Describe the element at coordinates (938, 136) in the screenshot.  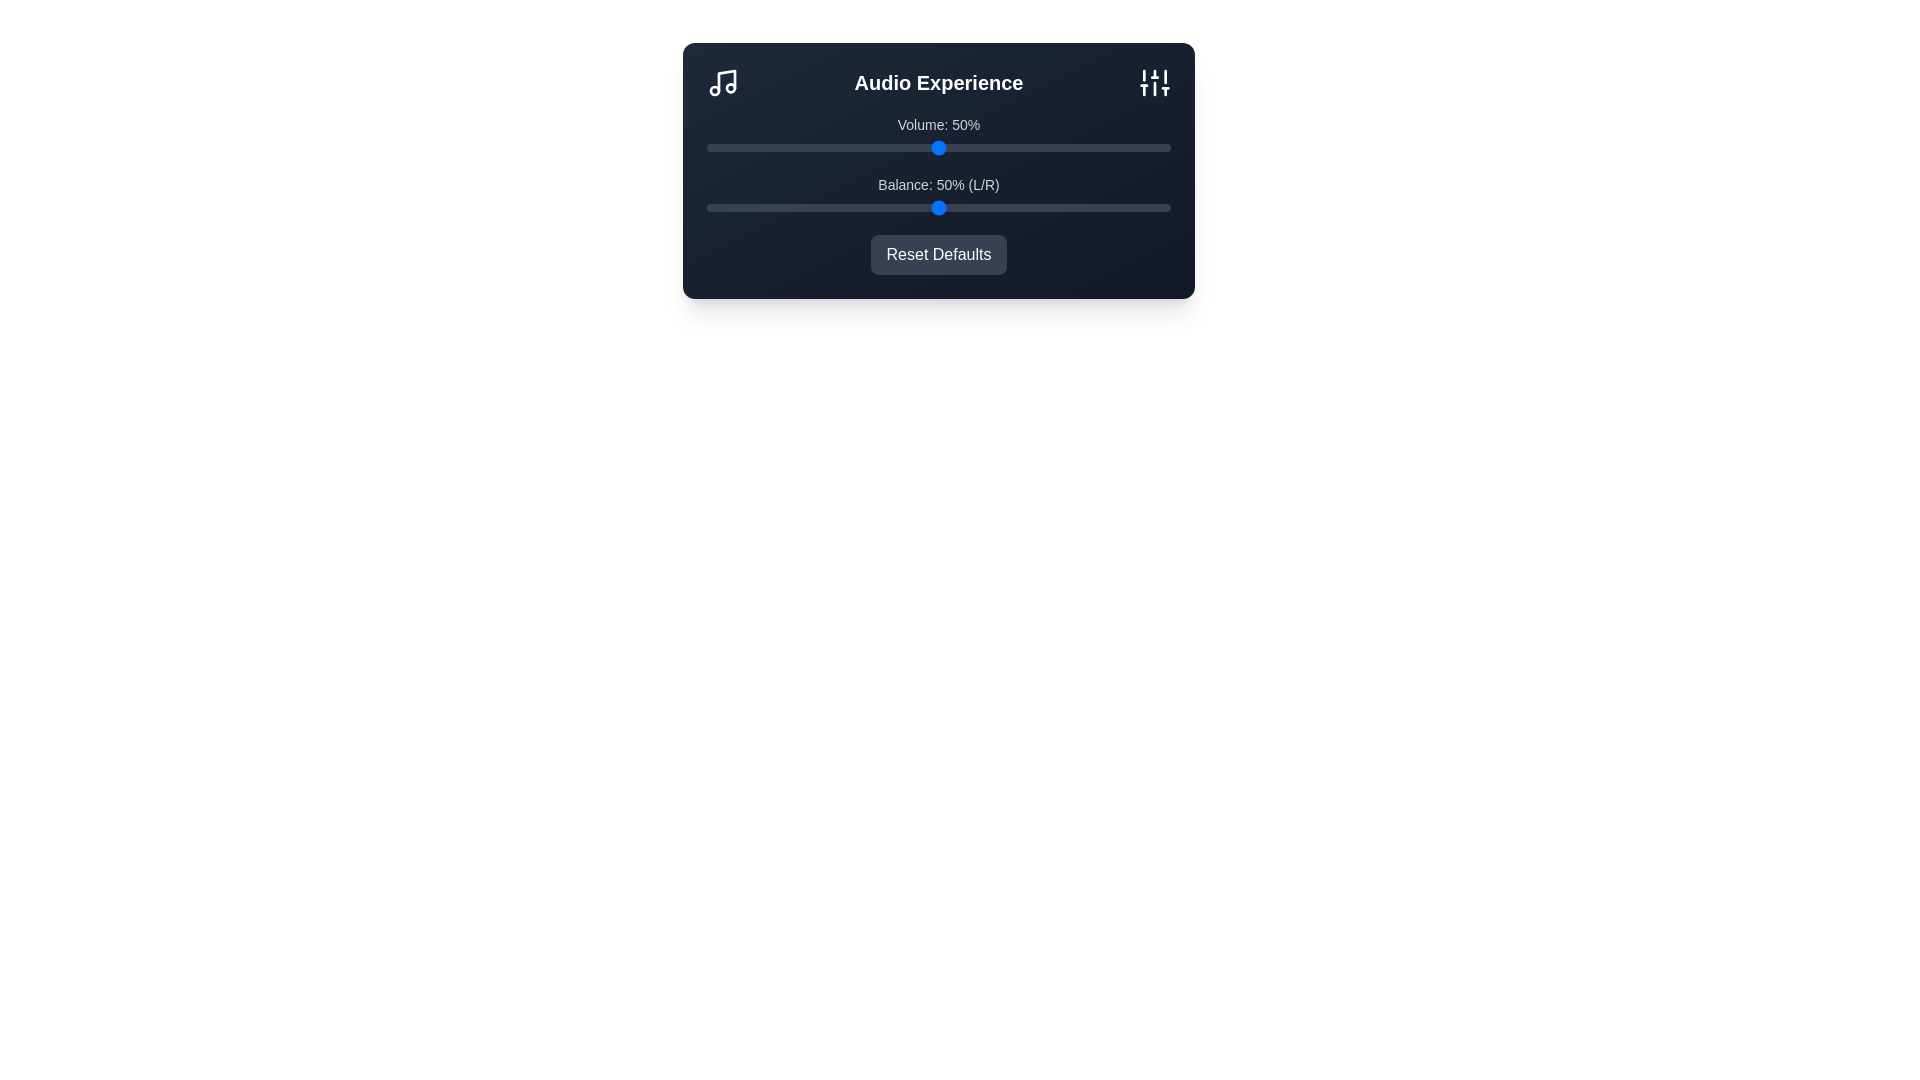
I see `the text displaying the percentage to select it` at that location.